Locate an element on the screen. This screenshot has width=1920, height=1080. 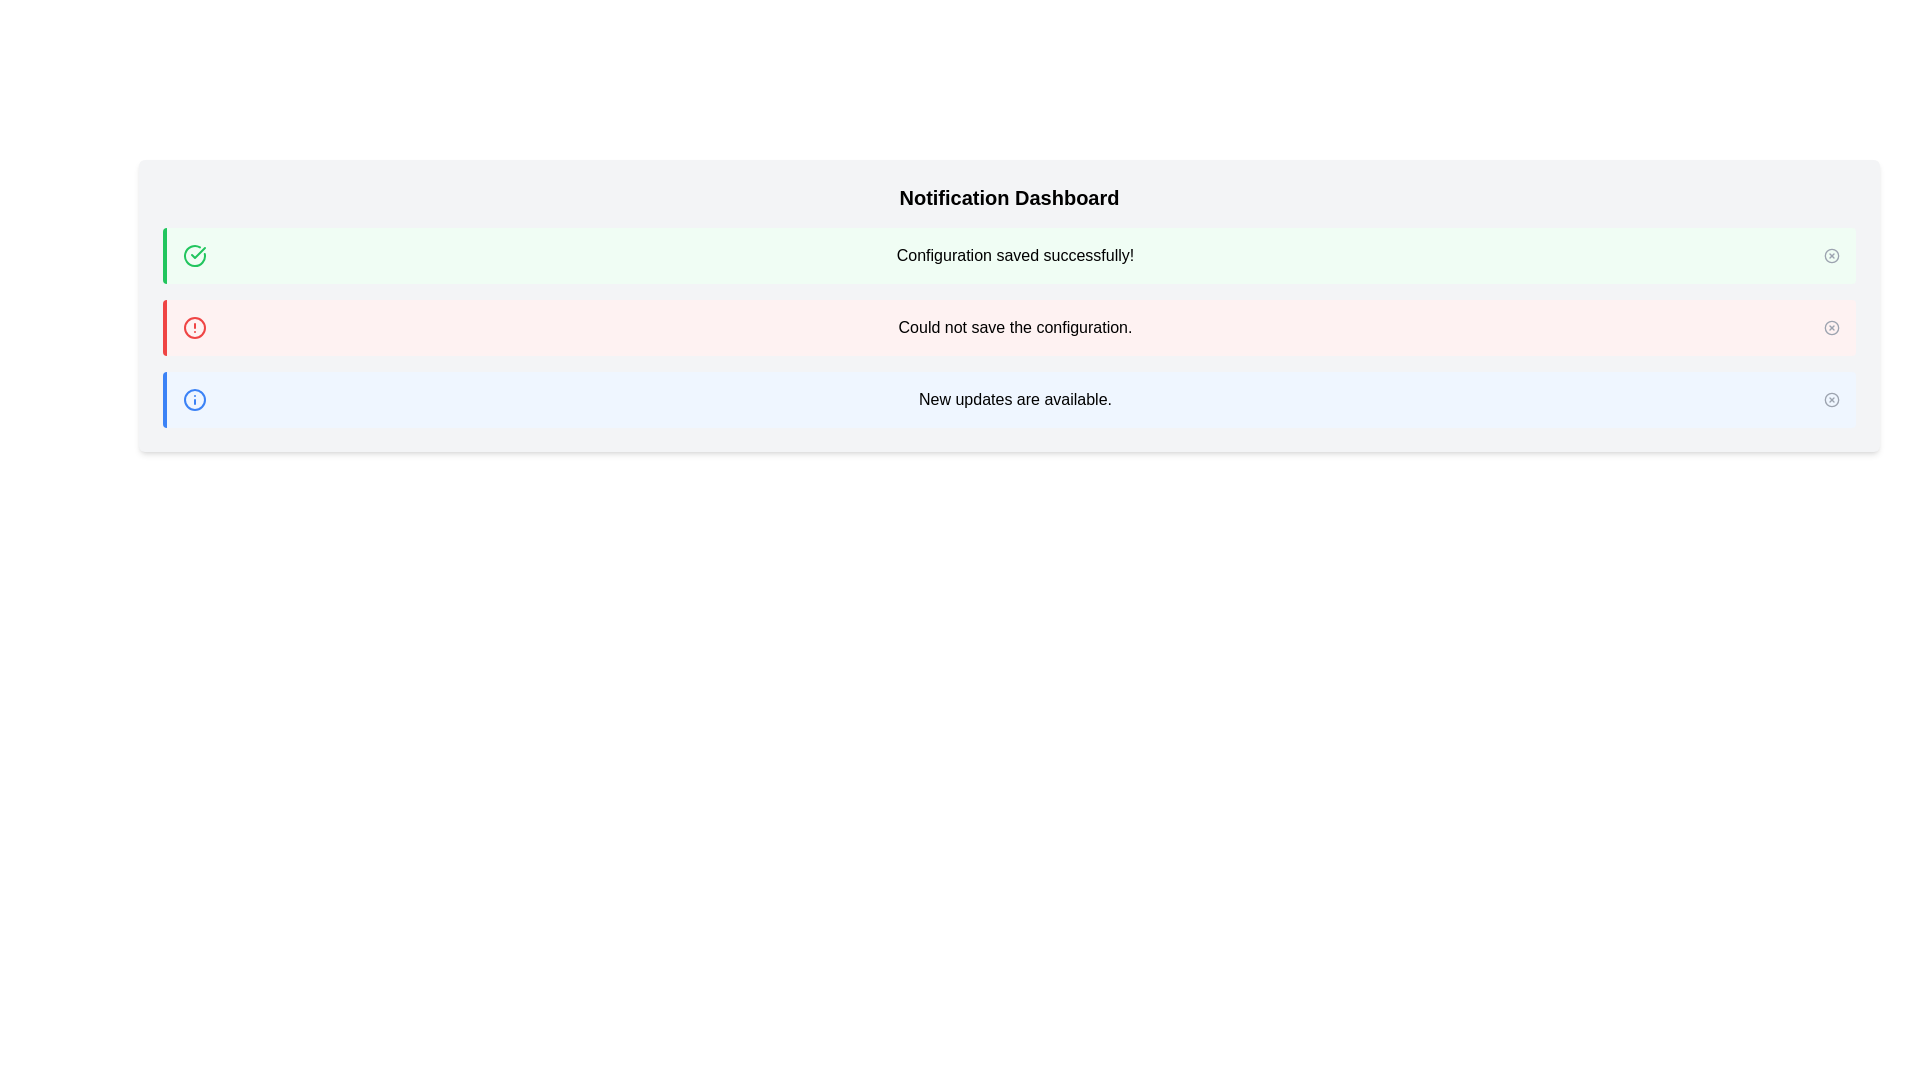
the alert icon (circular outline) that indicates the notification 'Could not save the configuration.' This icon is centrally placed within the left part of the notification row is located at coordinates (195, 326).